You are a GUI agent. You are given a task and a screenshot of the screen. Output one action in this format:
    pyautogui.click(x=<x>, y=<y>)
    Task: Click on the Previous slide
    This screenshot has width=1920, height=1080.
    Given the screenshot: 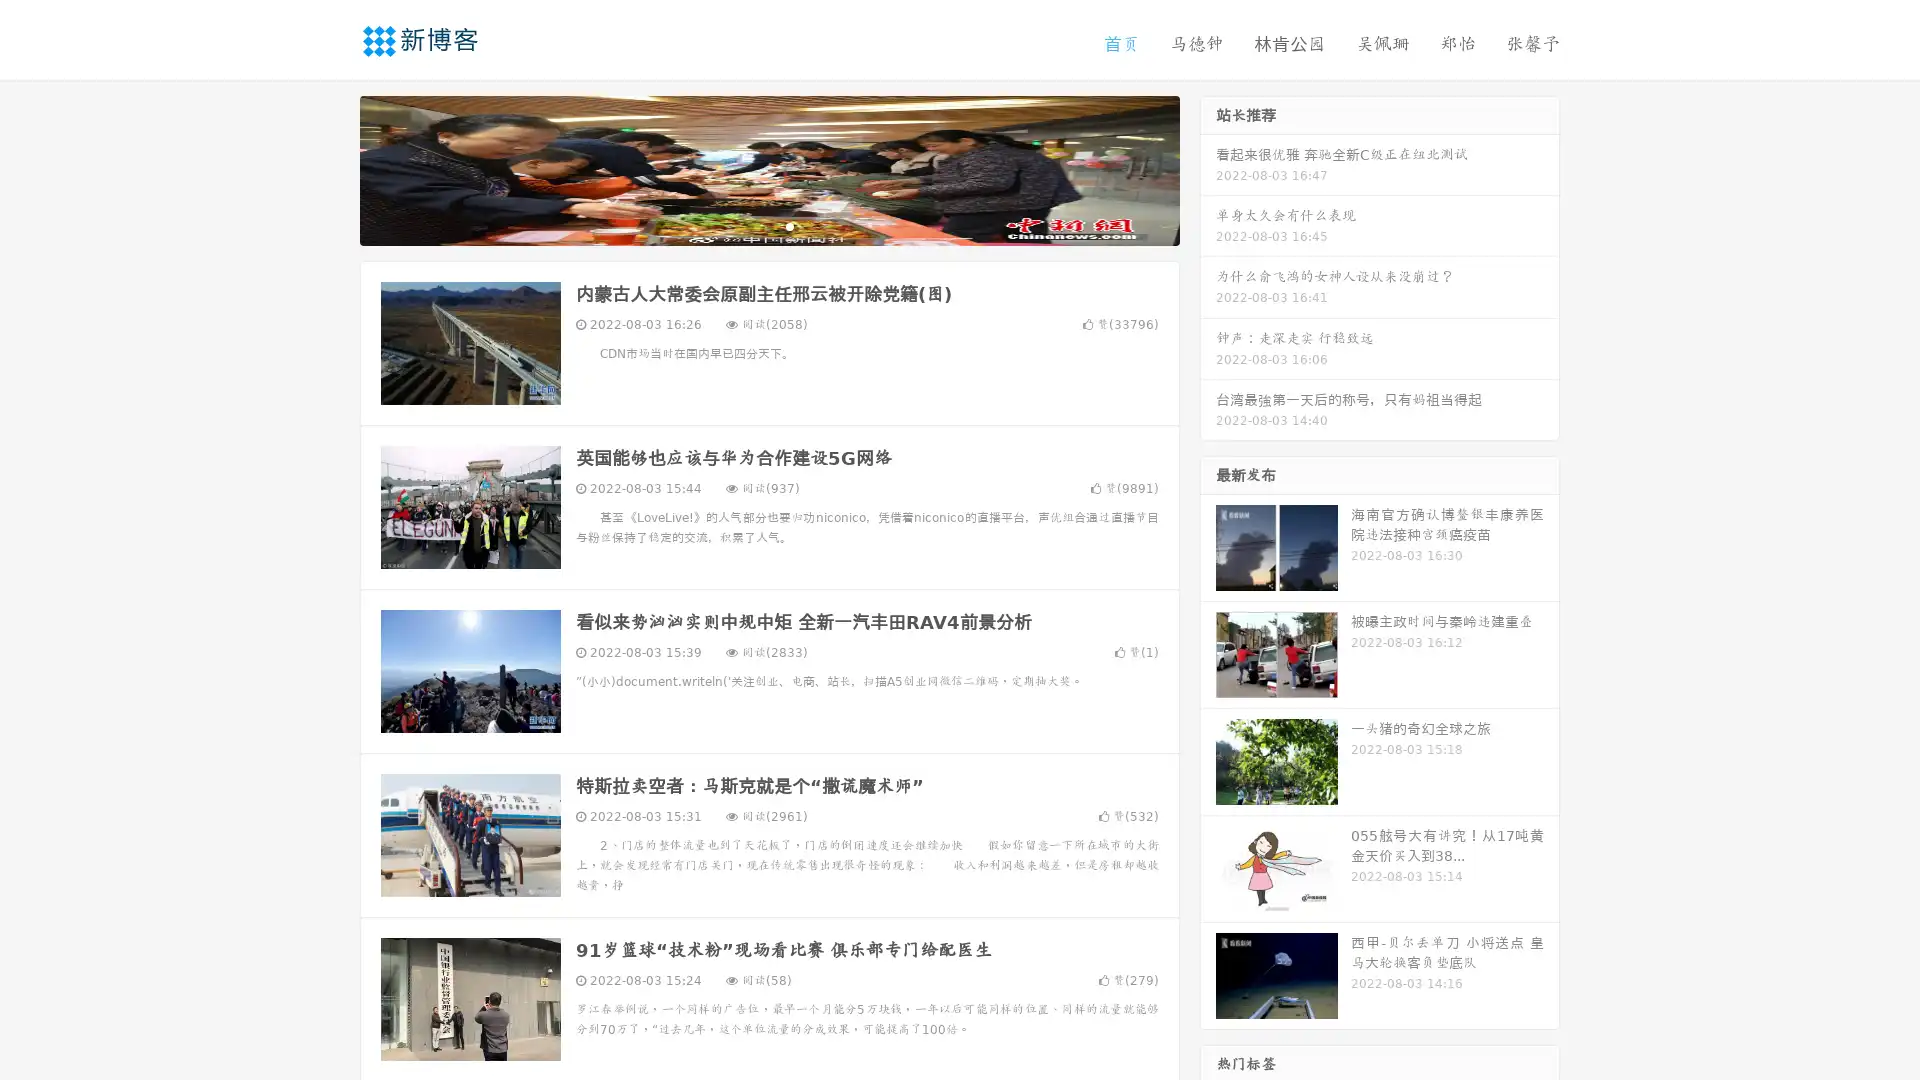 What is the action you would take?
    pyautogui.click(x=330, y=168)
    